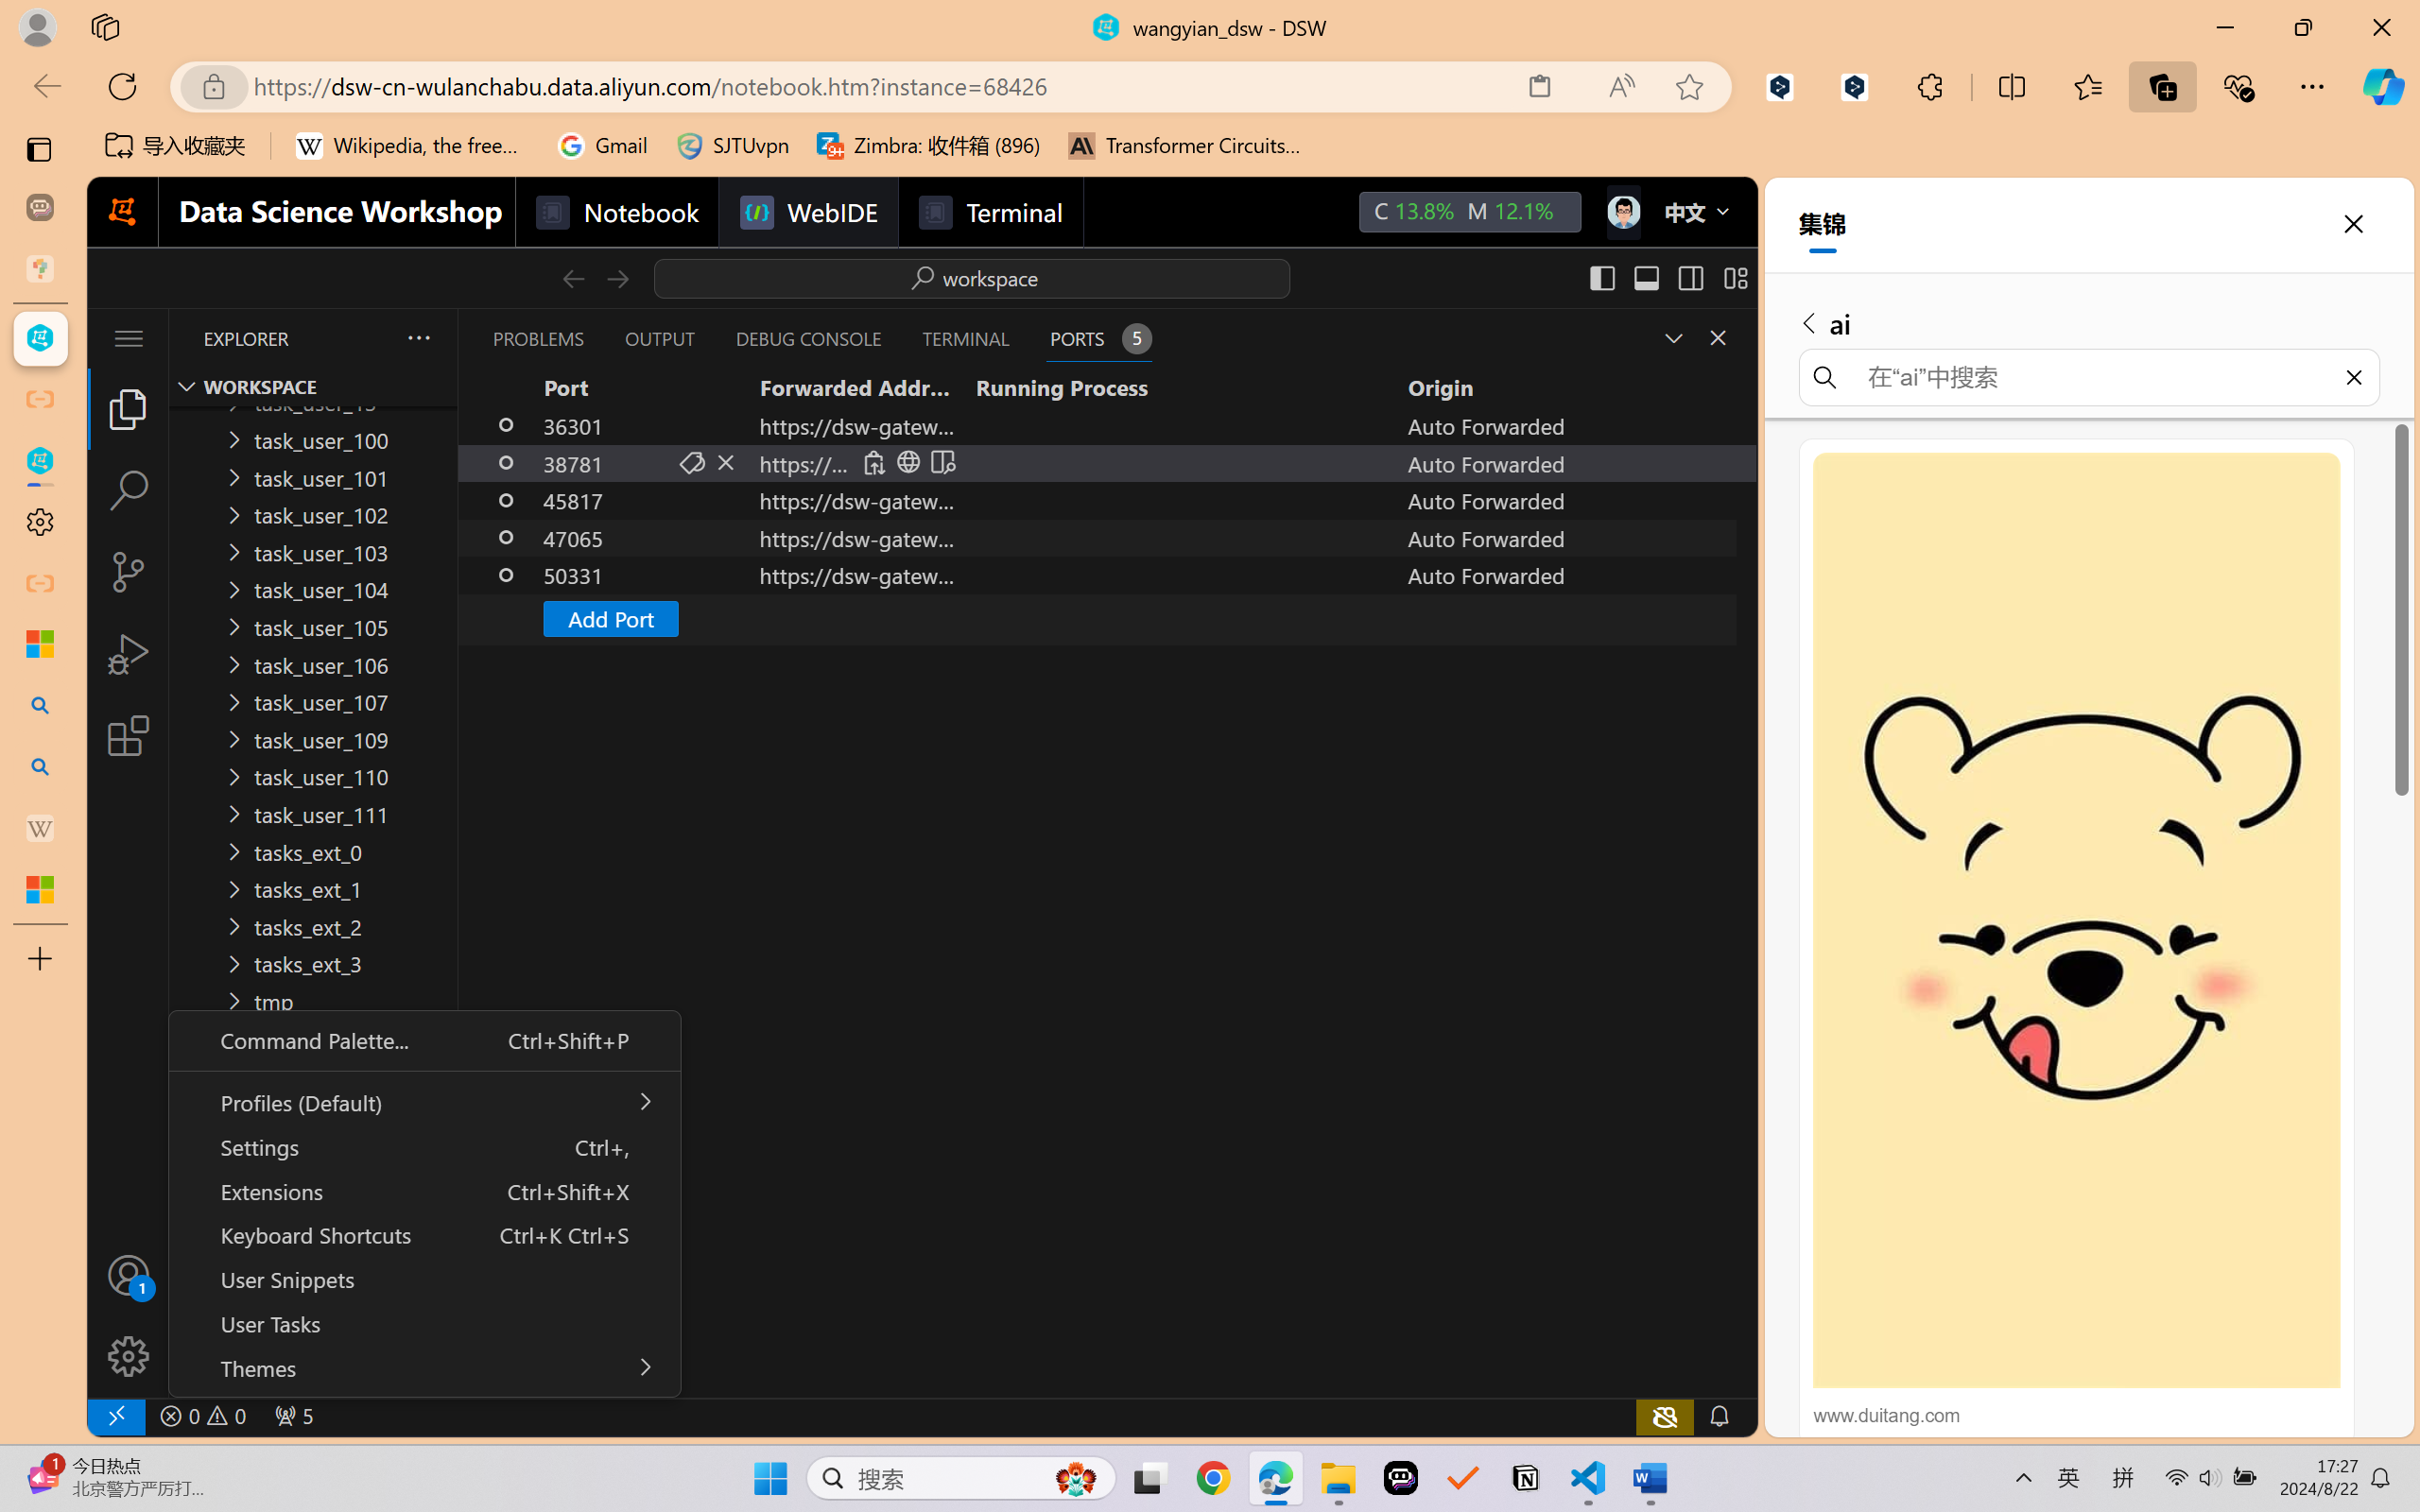  Describe the element at coordinates (572, 277) in the screenshot. I see `'Go Back (Alt+LeftArrow)'` at that location.